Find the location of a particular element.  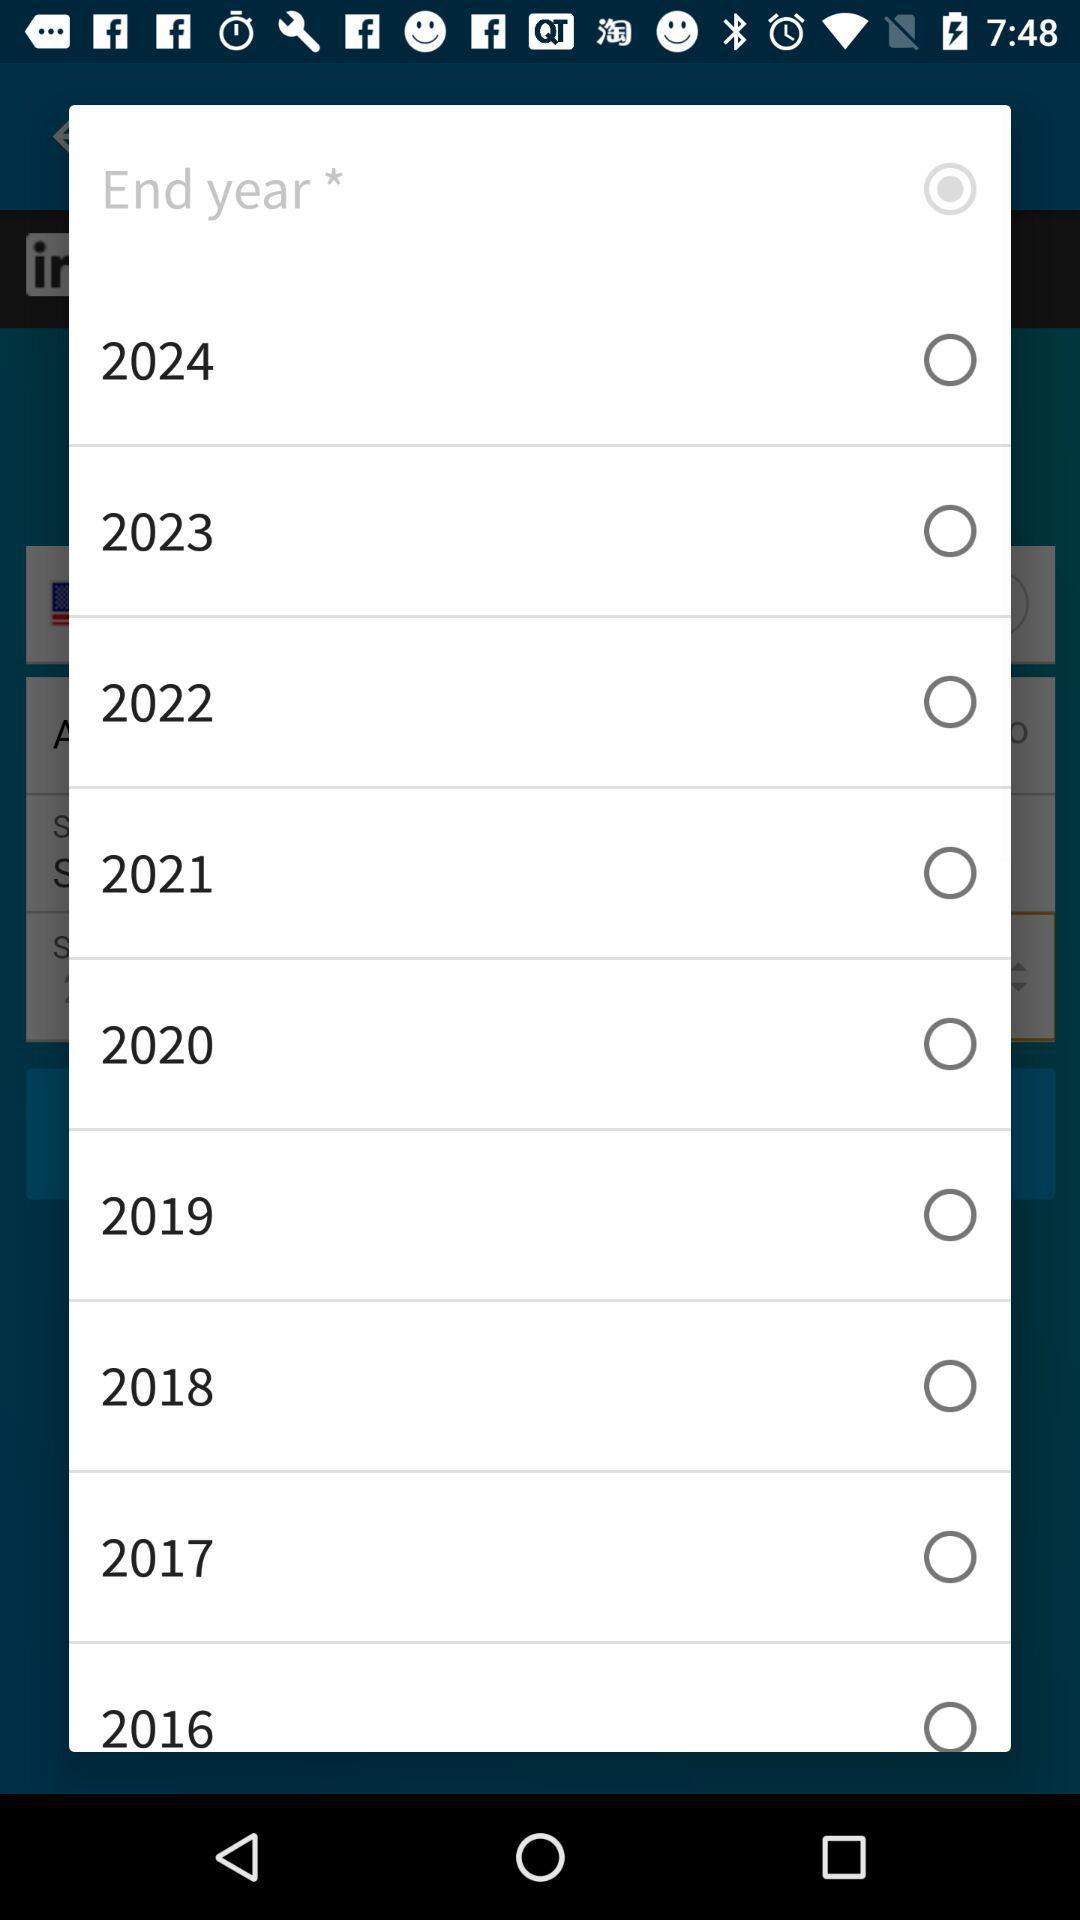

the item below 2018 is located at coordinates (540, 1555).